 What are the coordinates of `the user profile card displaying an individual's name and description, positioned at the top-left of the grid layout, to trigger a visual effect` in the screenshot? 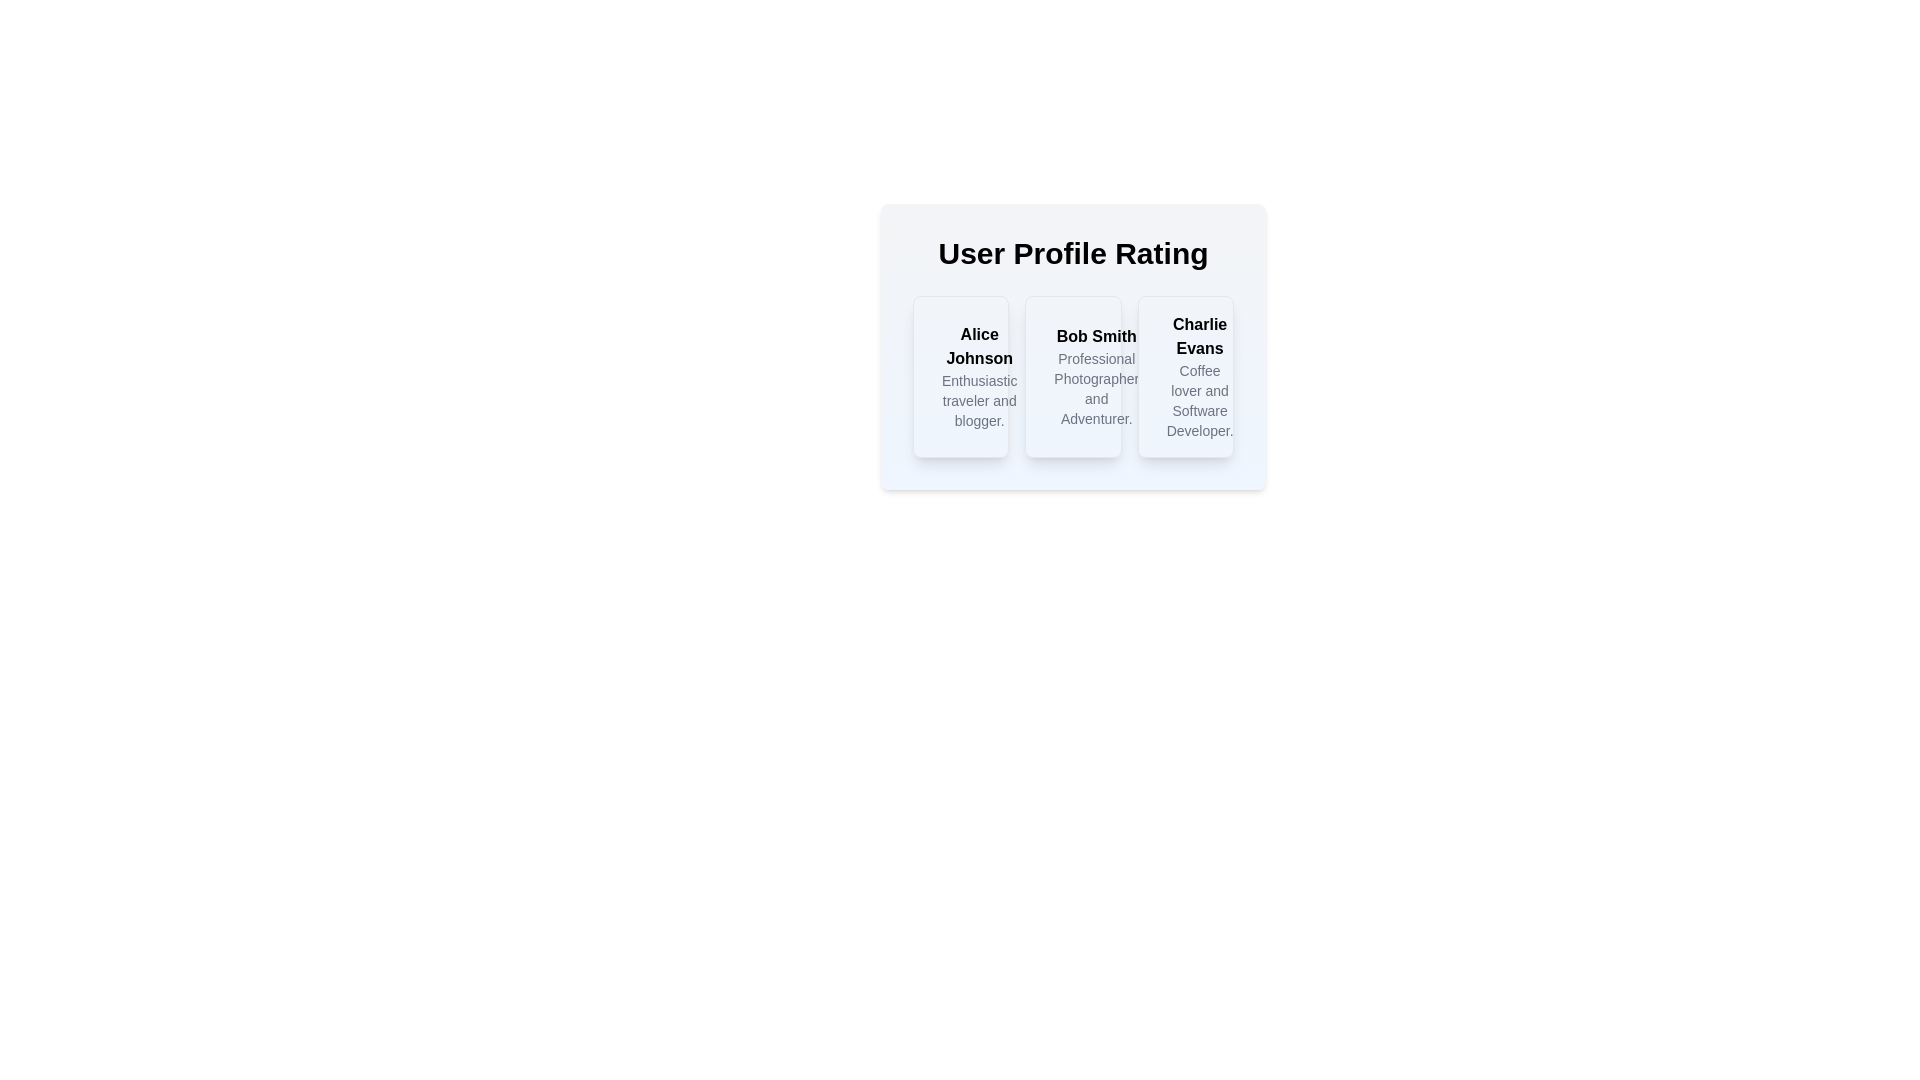 It's located at (961, 377).